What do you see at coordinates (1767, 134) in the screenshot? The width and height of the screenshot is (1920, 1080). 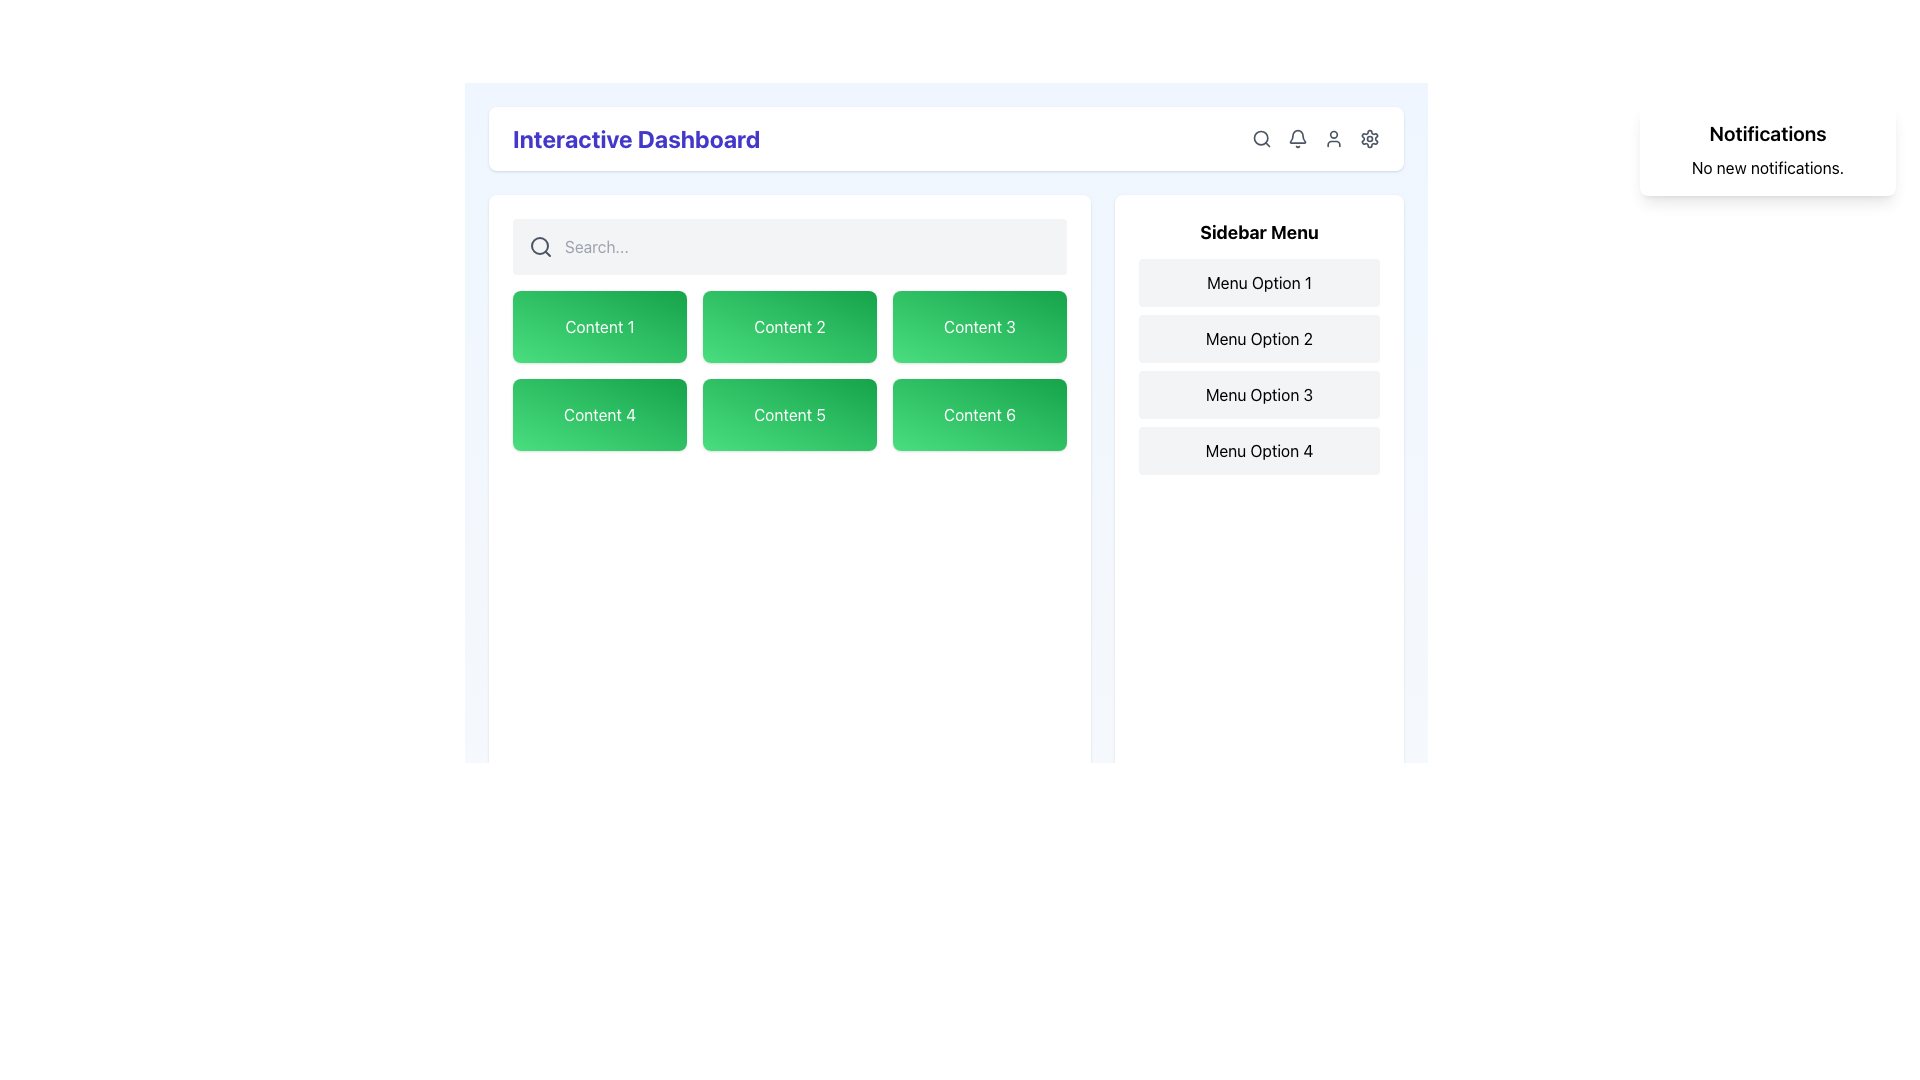 I see `title text in the notification card, which indicates the content relates to notifications and is positioned at the top-center of the card` at bounding box center [1767, 134].